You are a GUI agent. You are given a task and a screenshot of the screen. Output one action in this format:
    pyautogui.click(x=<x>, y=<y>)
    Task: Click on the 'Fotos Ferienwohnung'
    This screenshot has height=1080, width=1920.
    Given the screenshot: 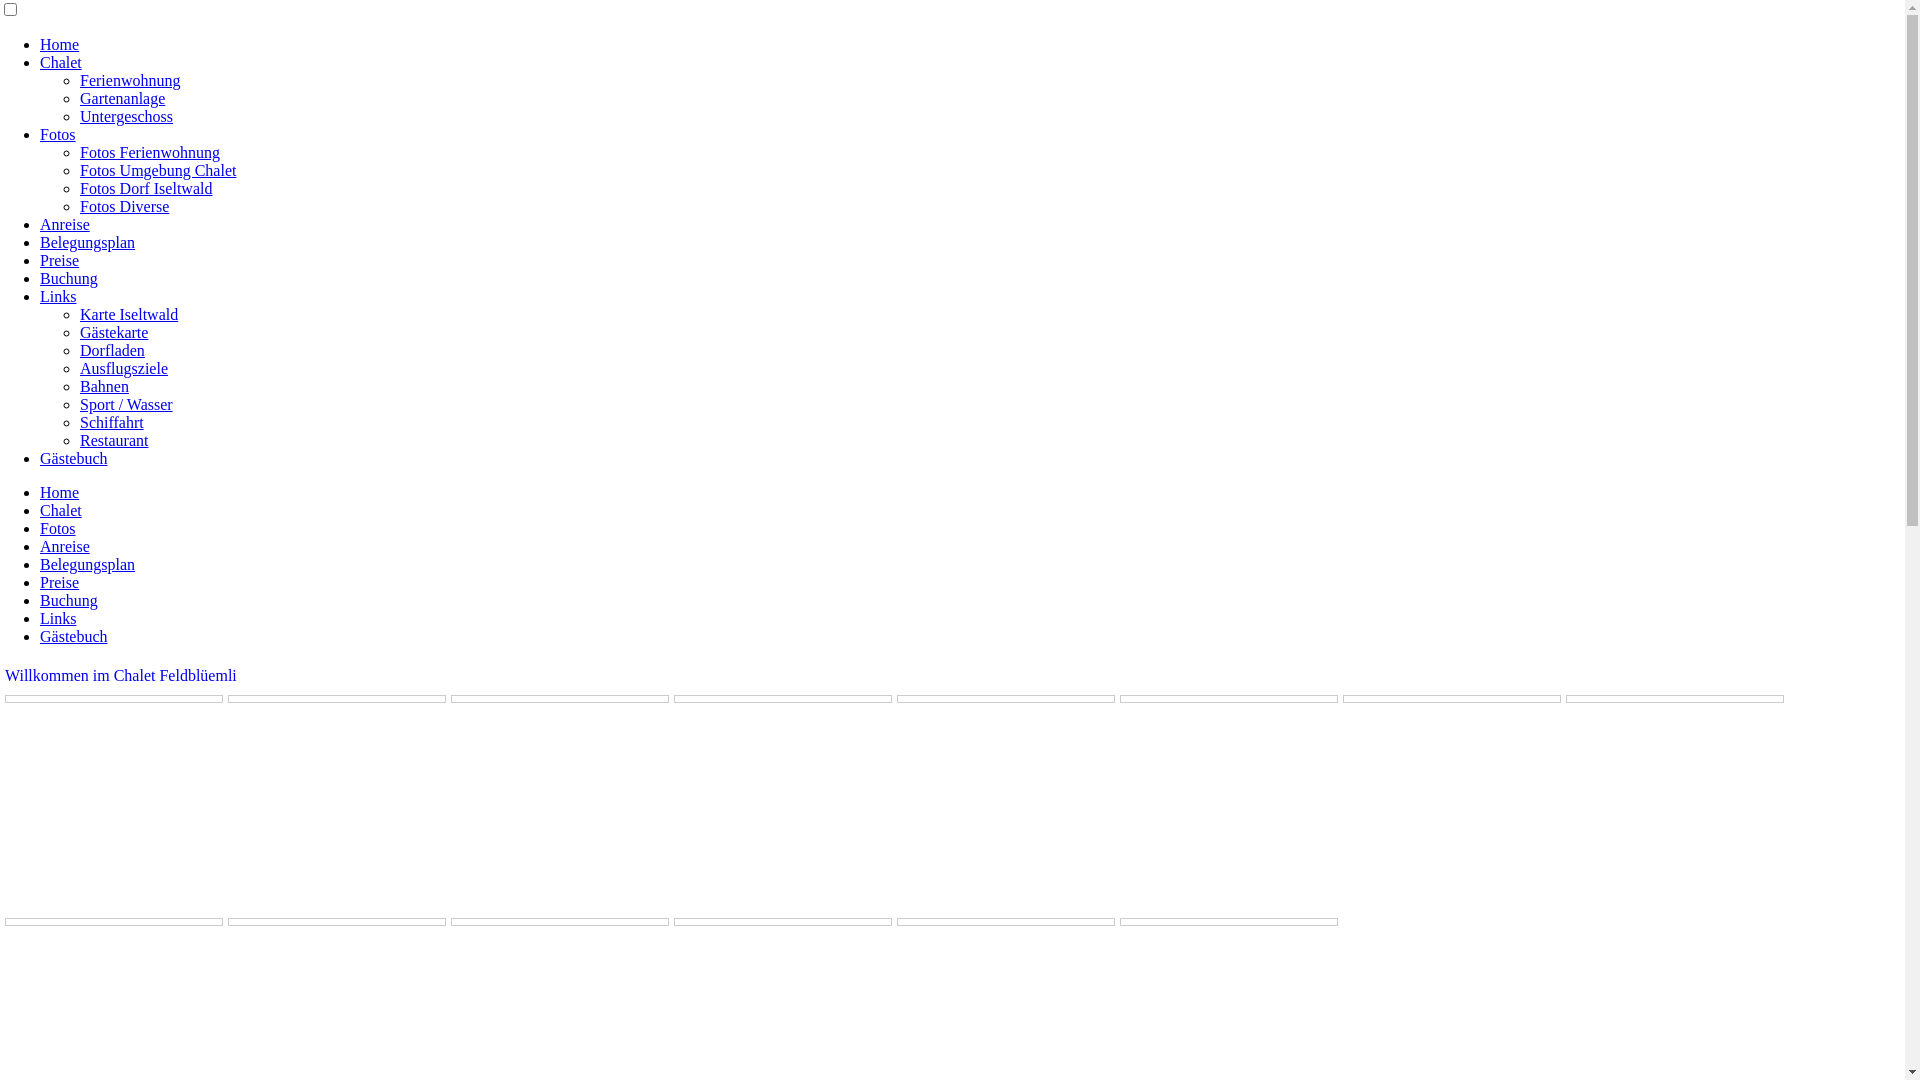 What is the action you would take?
    pyautogui.click(x=148, y=151)
    